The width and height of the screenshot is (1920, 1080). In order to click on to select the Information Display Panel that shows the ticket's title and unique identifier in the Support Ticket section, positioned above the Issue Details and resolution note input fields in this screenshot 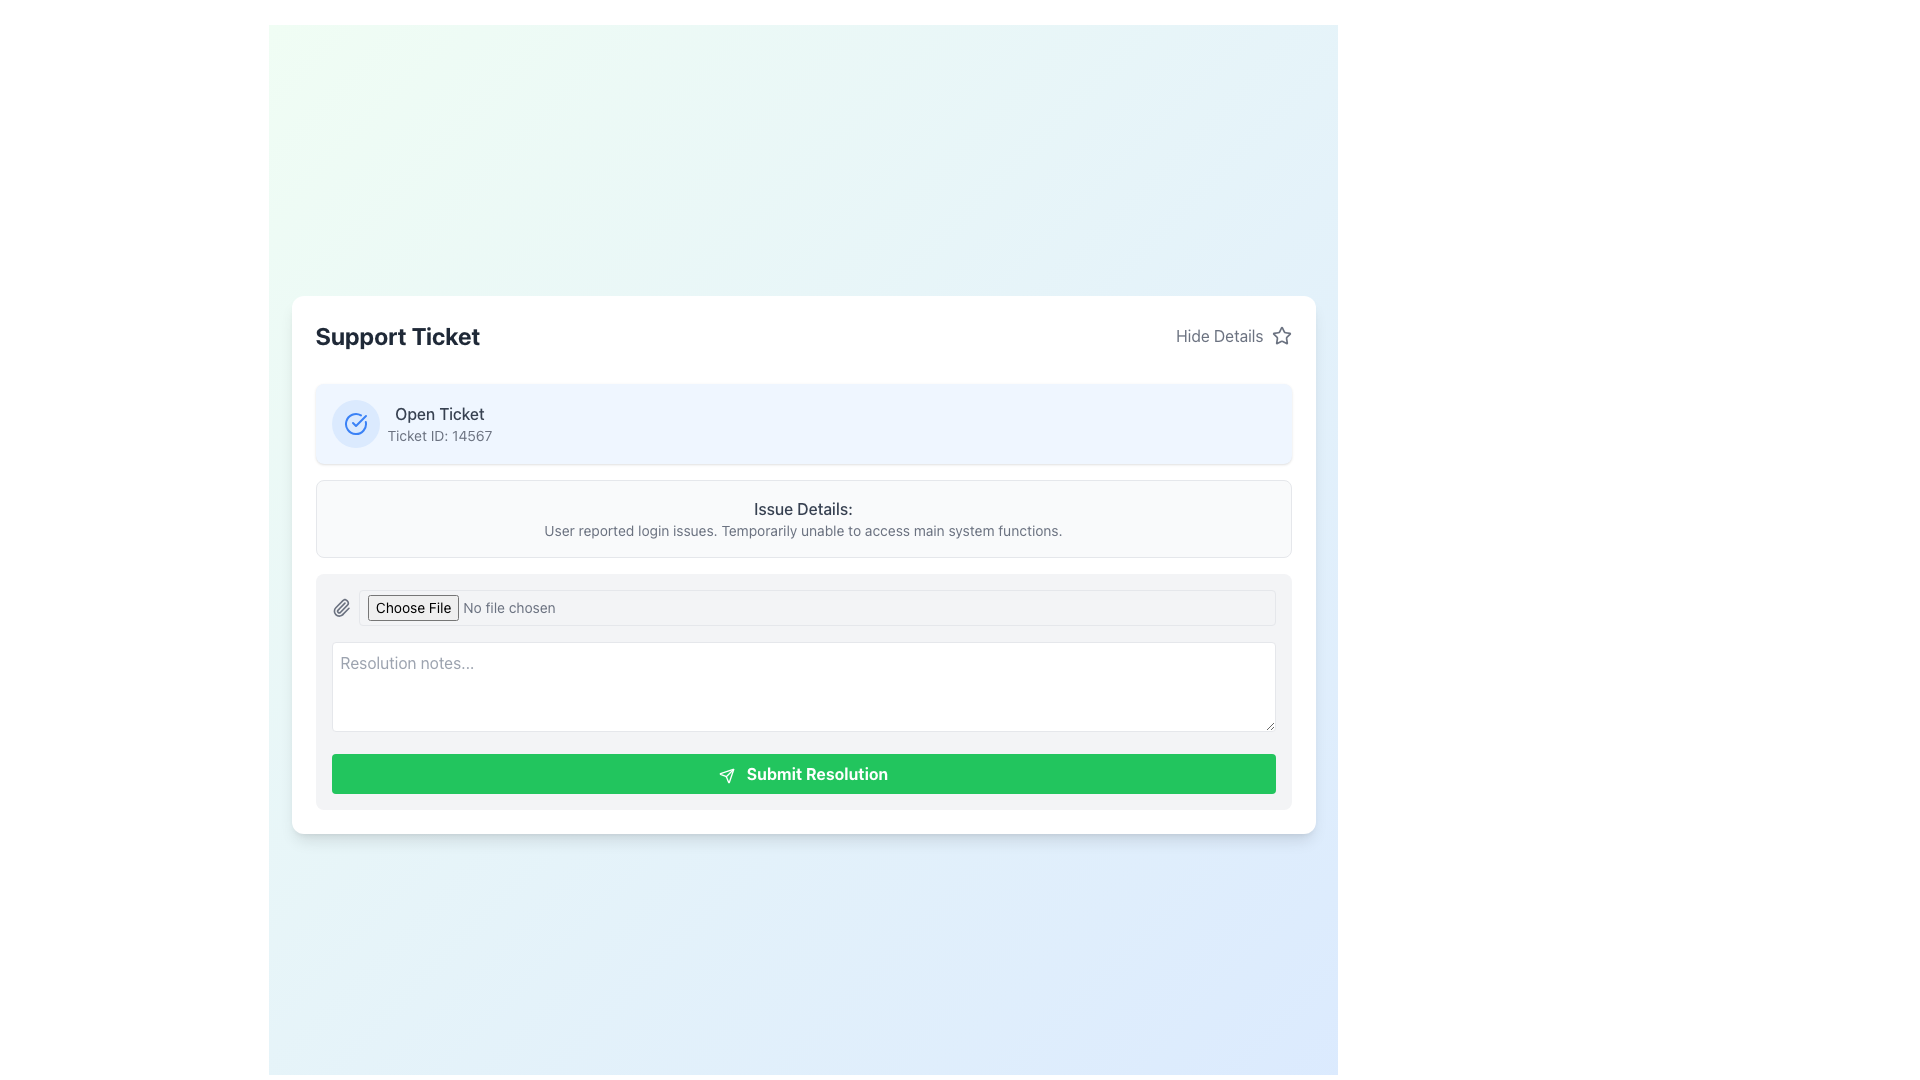, I will do `click(803, 423)`.